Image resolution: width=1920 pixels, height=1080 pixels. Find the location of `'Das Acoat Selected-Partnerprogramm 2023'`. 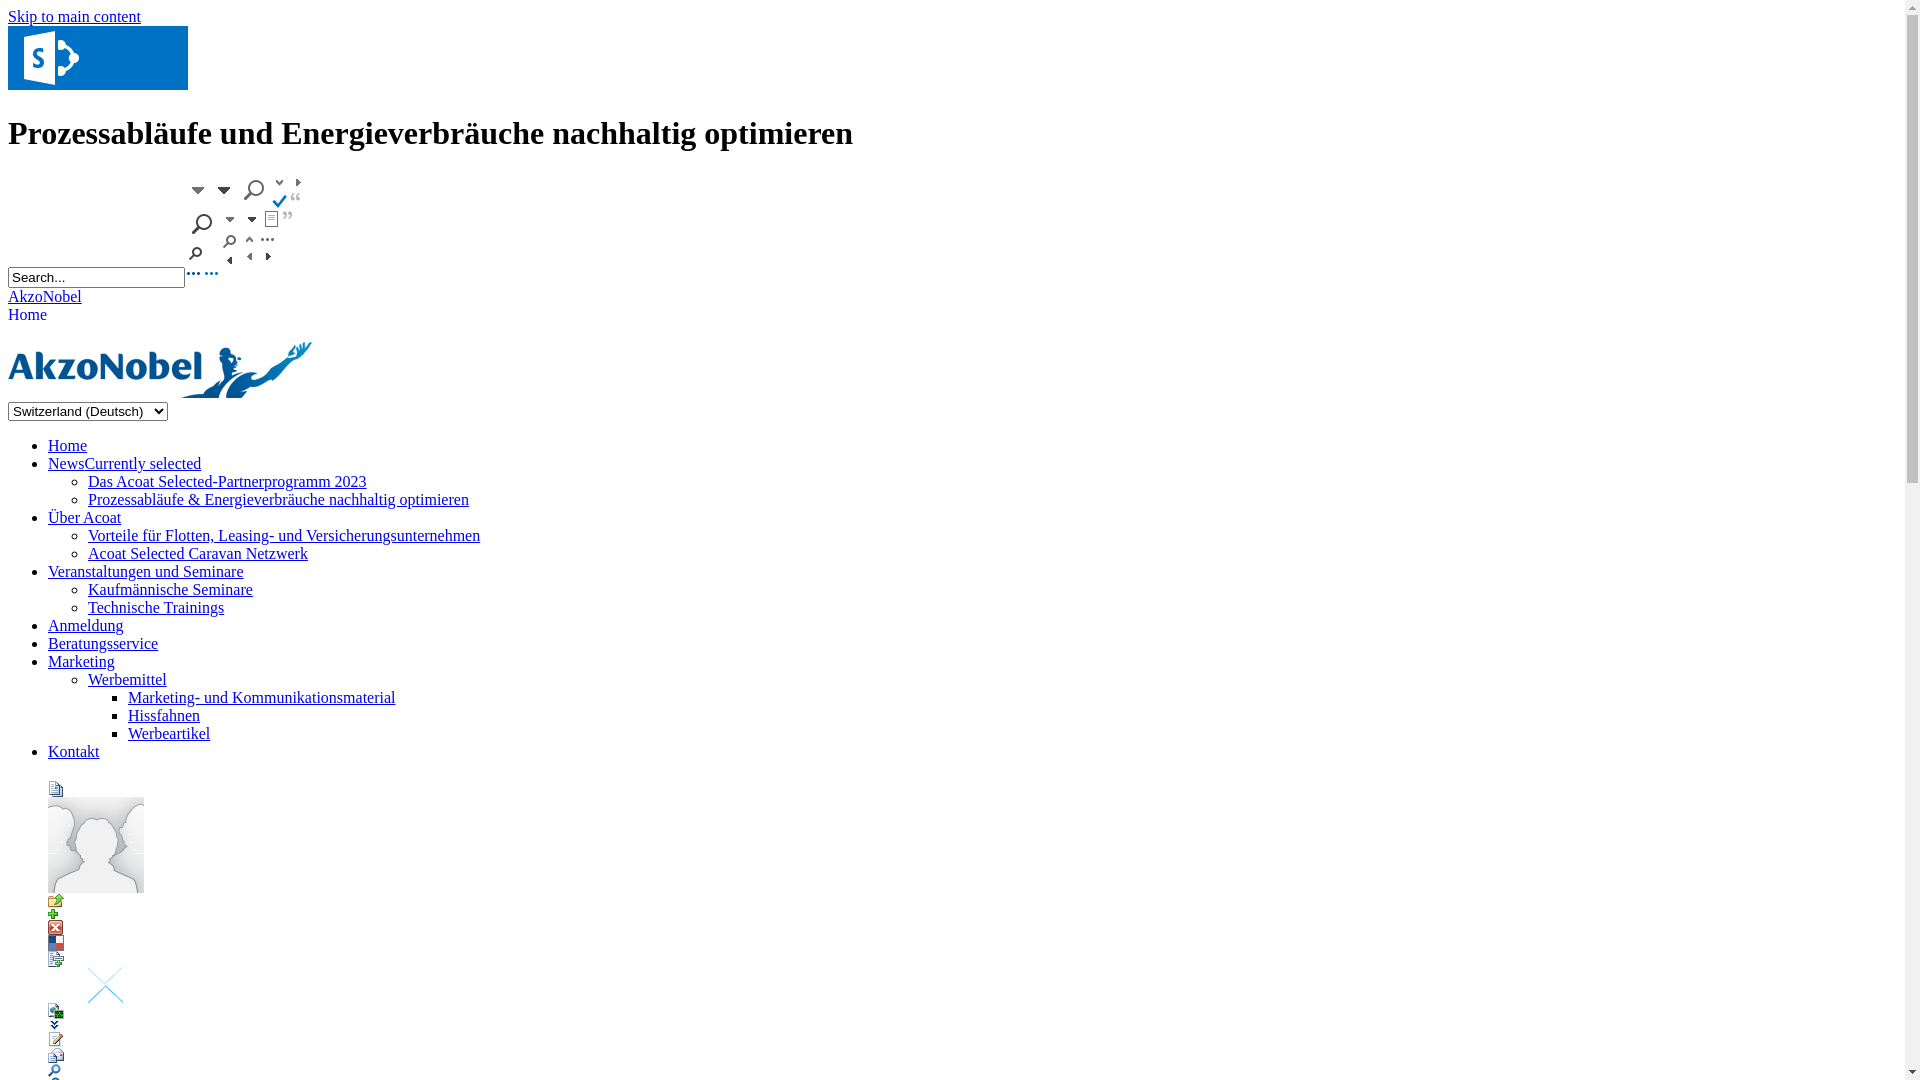

'Das Acoat Selected-Partnerprogramm 2023' is located at coordinates (227, 481).